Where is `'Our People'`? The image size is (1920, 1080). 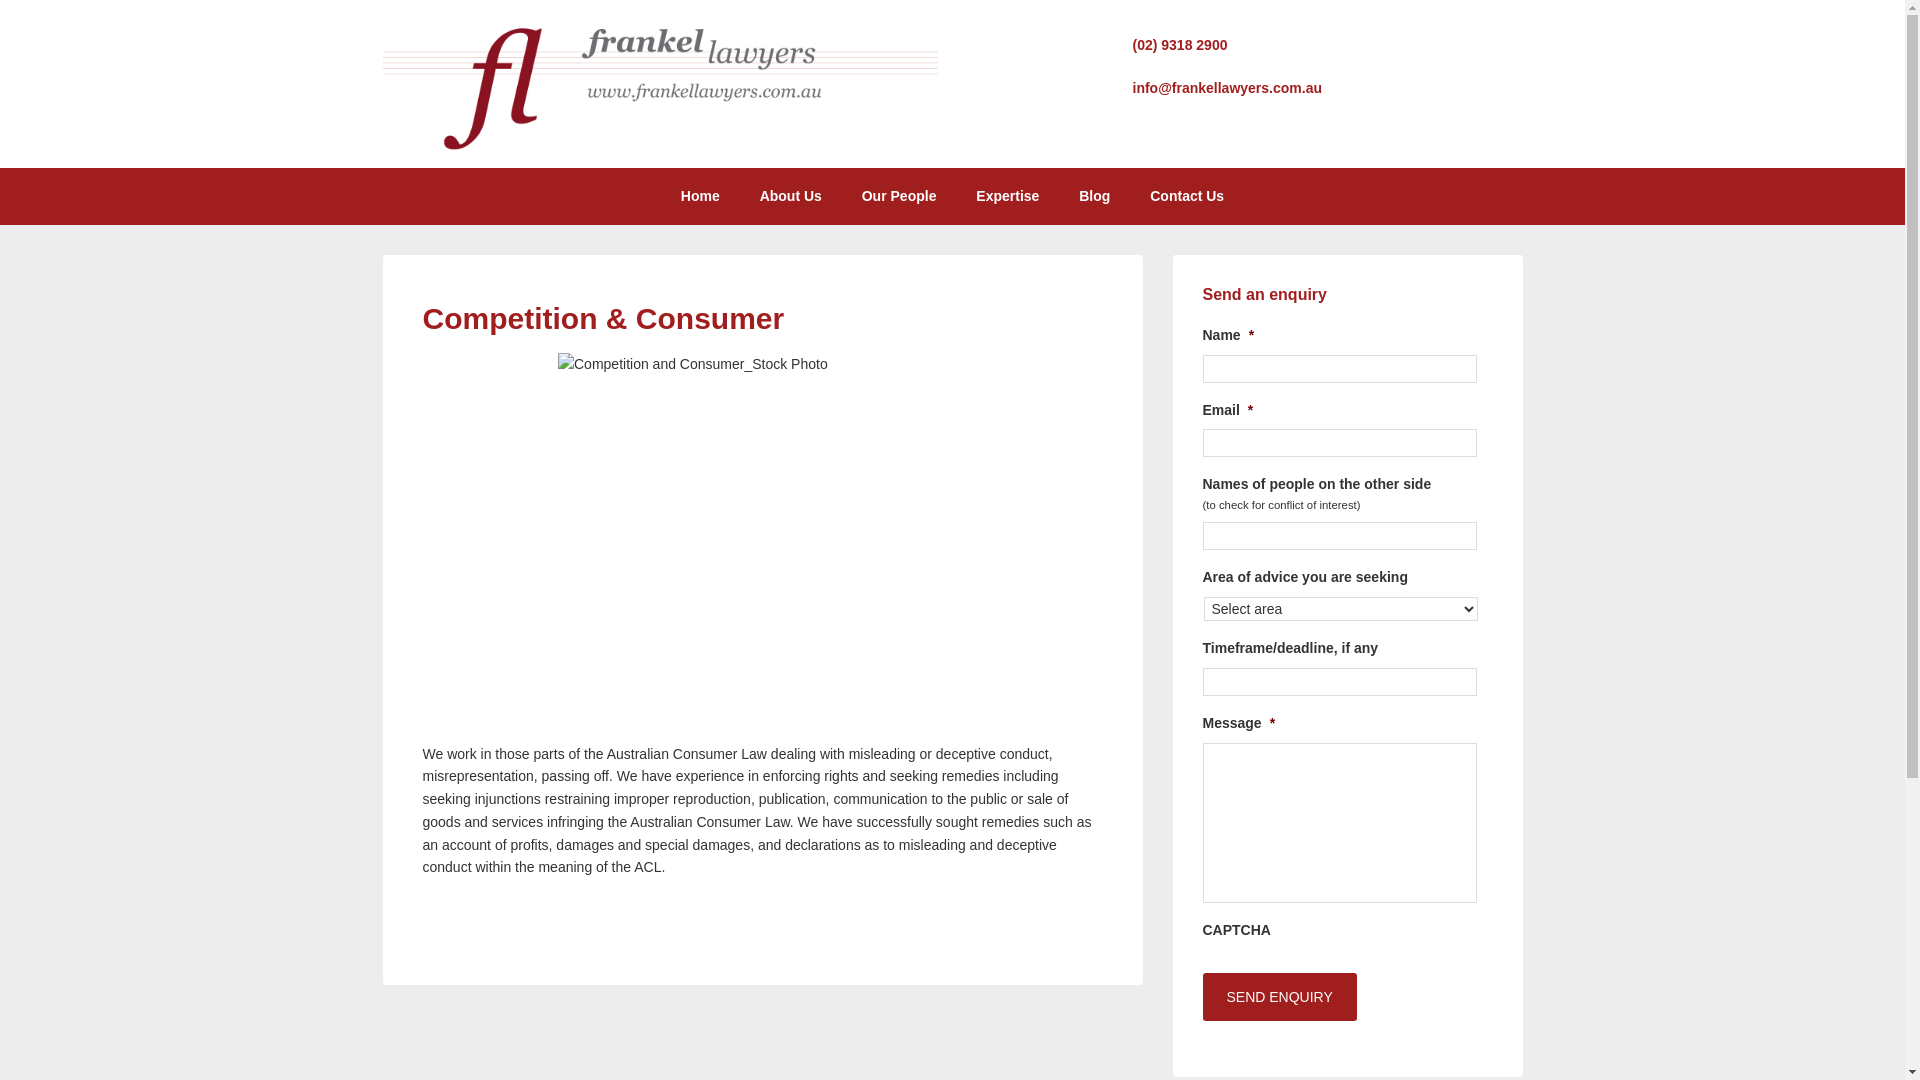
'Our People' is located at coordinates (844, 196).